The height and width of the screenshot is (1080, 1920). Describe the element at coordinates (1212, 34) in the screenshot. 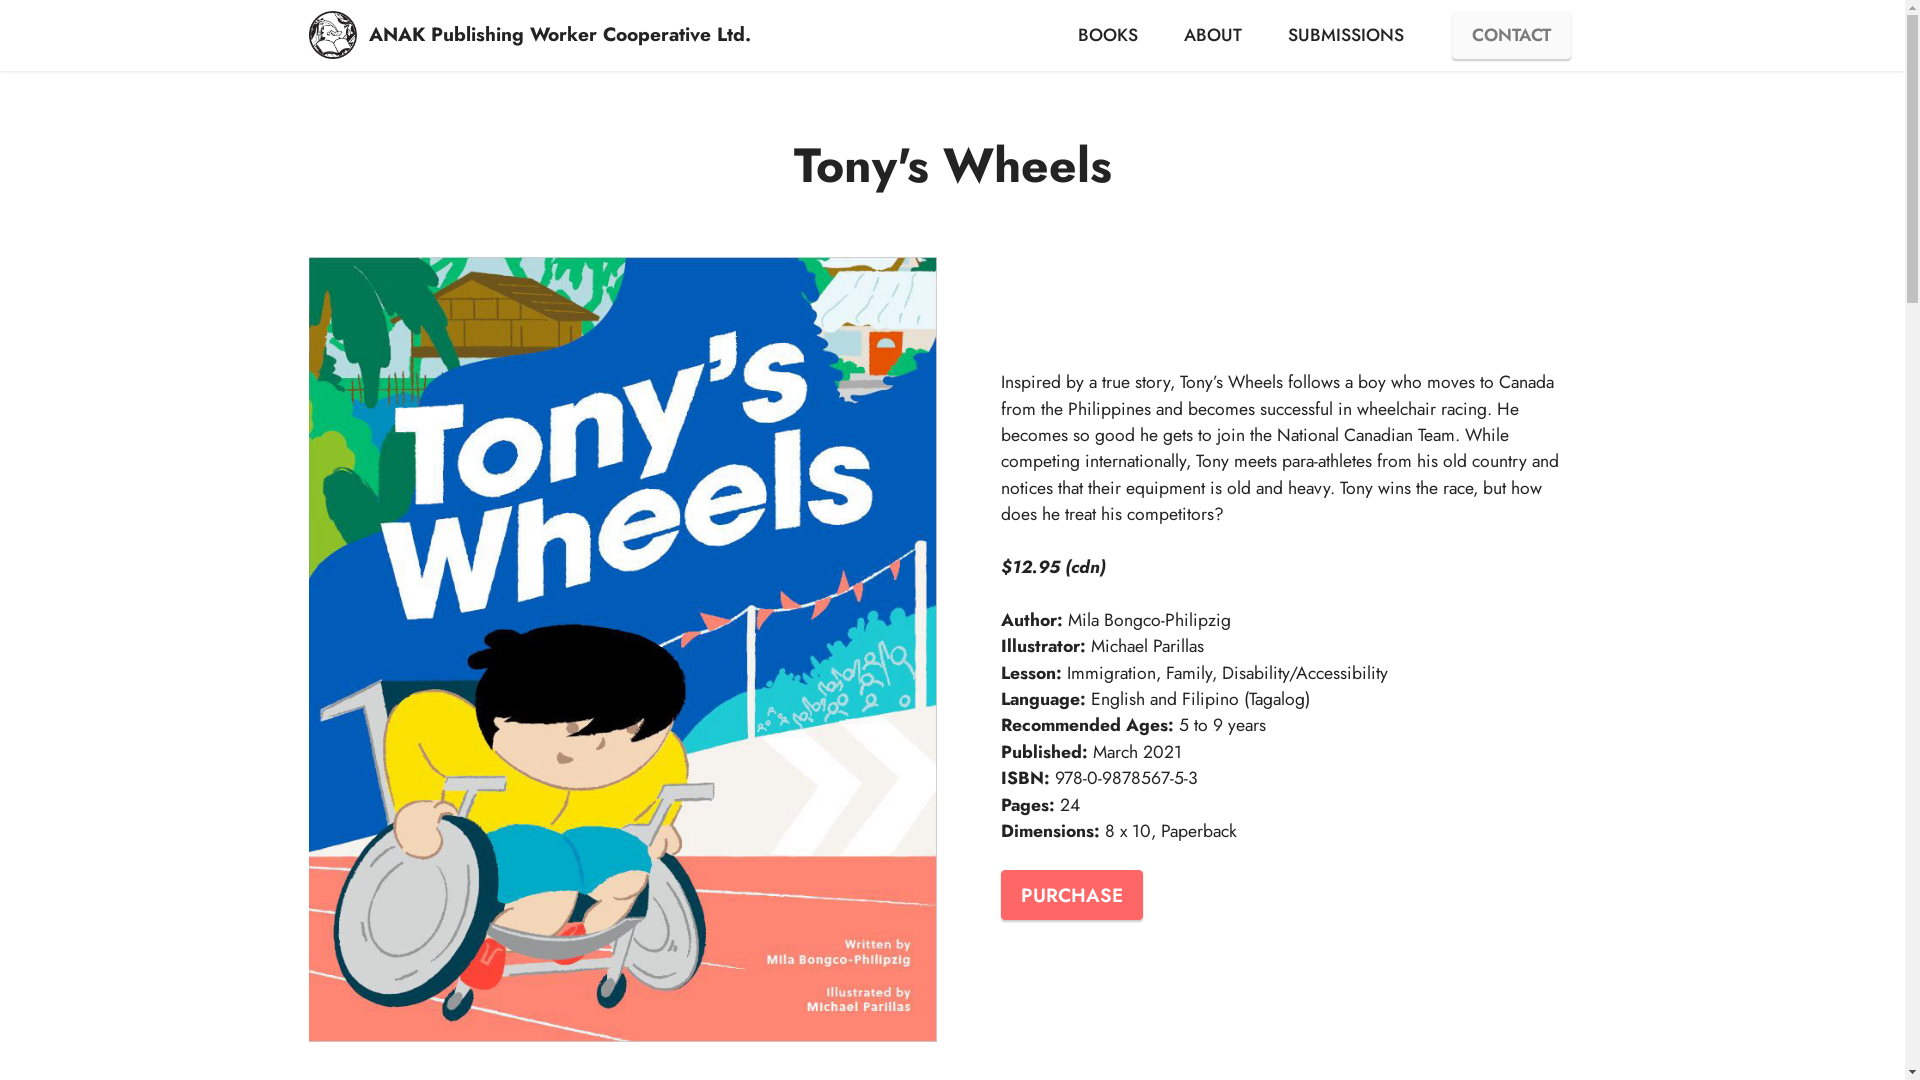

I see `'ABOUT'` at that location.